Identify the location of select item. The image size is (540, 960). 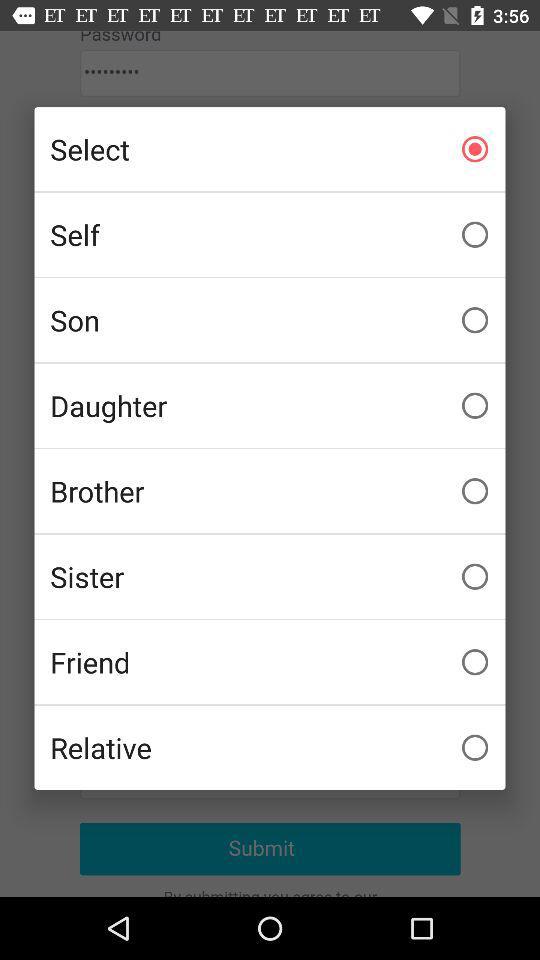
(270, 148).